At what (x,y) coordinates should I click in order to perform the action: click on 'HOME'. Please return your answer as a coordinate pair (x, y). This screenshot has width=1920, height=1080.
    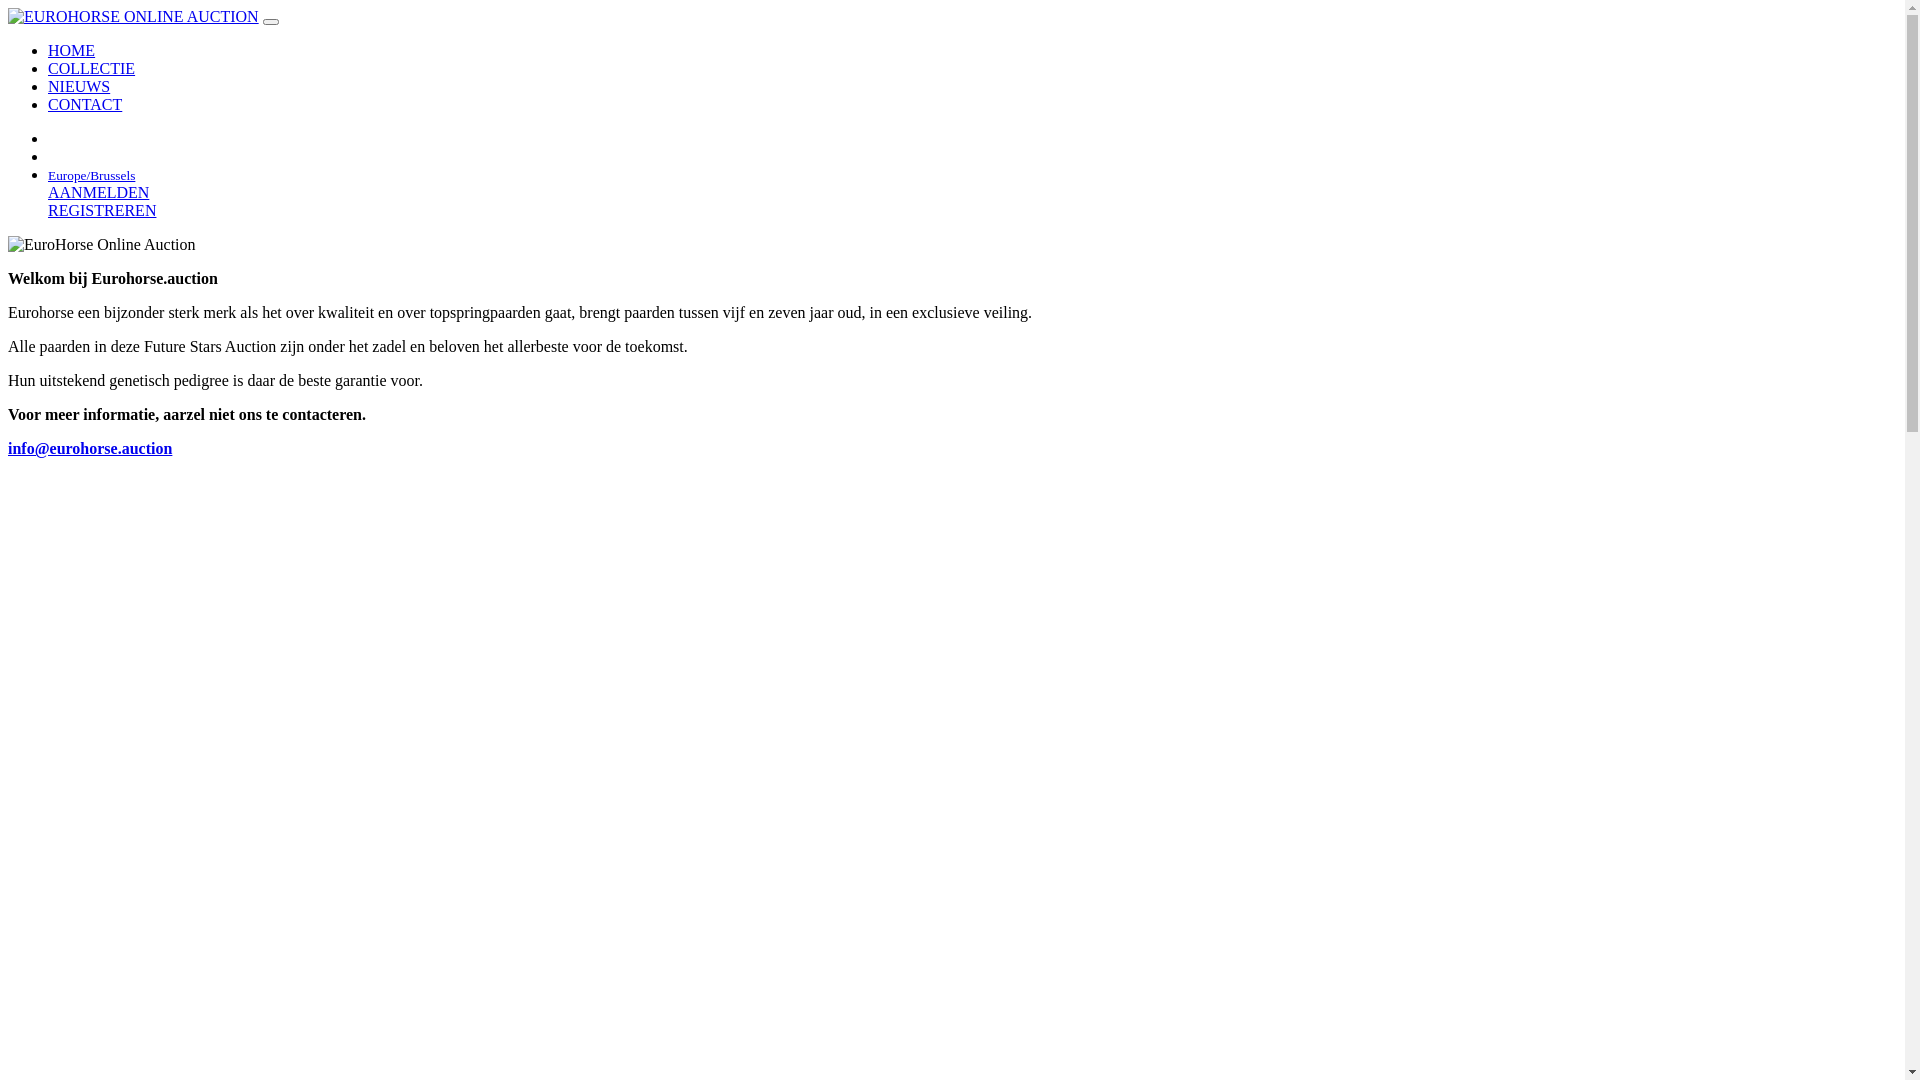
    Looking at the image, I should click on (71, 49).